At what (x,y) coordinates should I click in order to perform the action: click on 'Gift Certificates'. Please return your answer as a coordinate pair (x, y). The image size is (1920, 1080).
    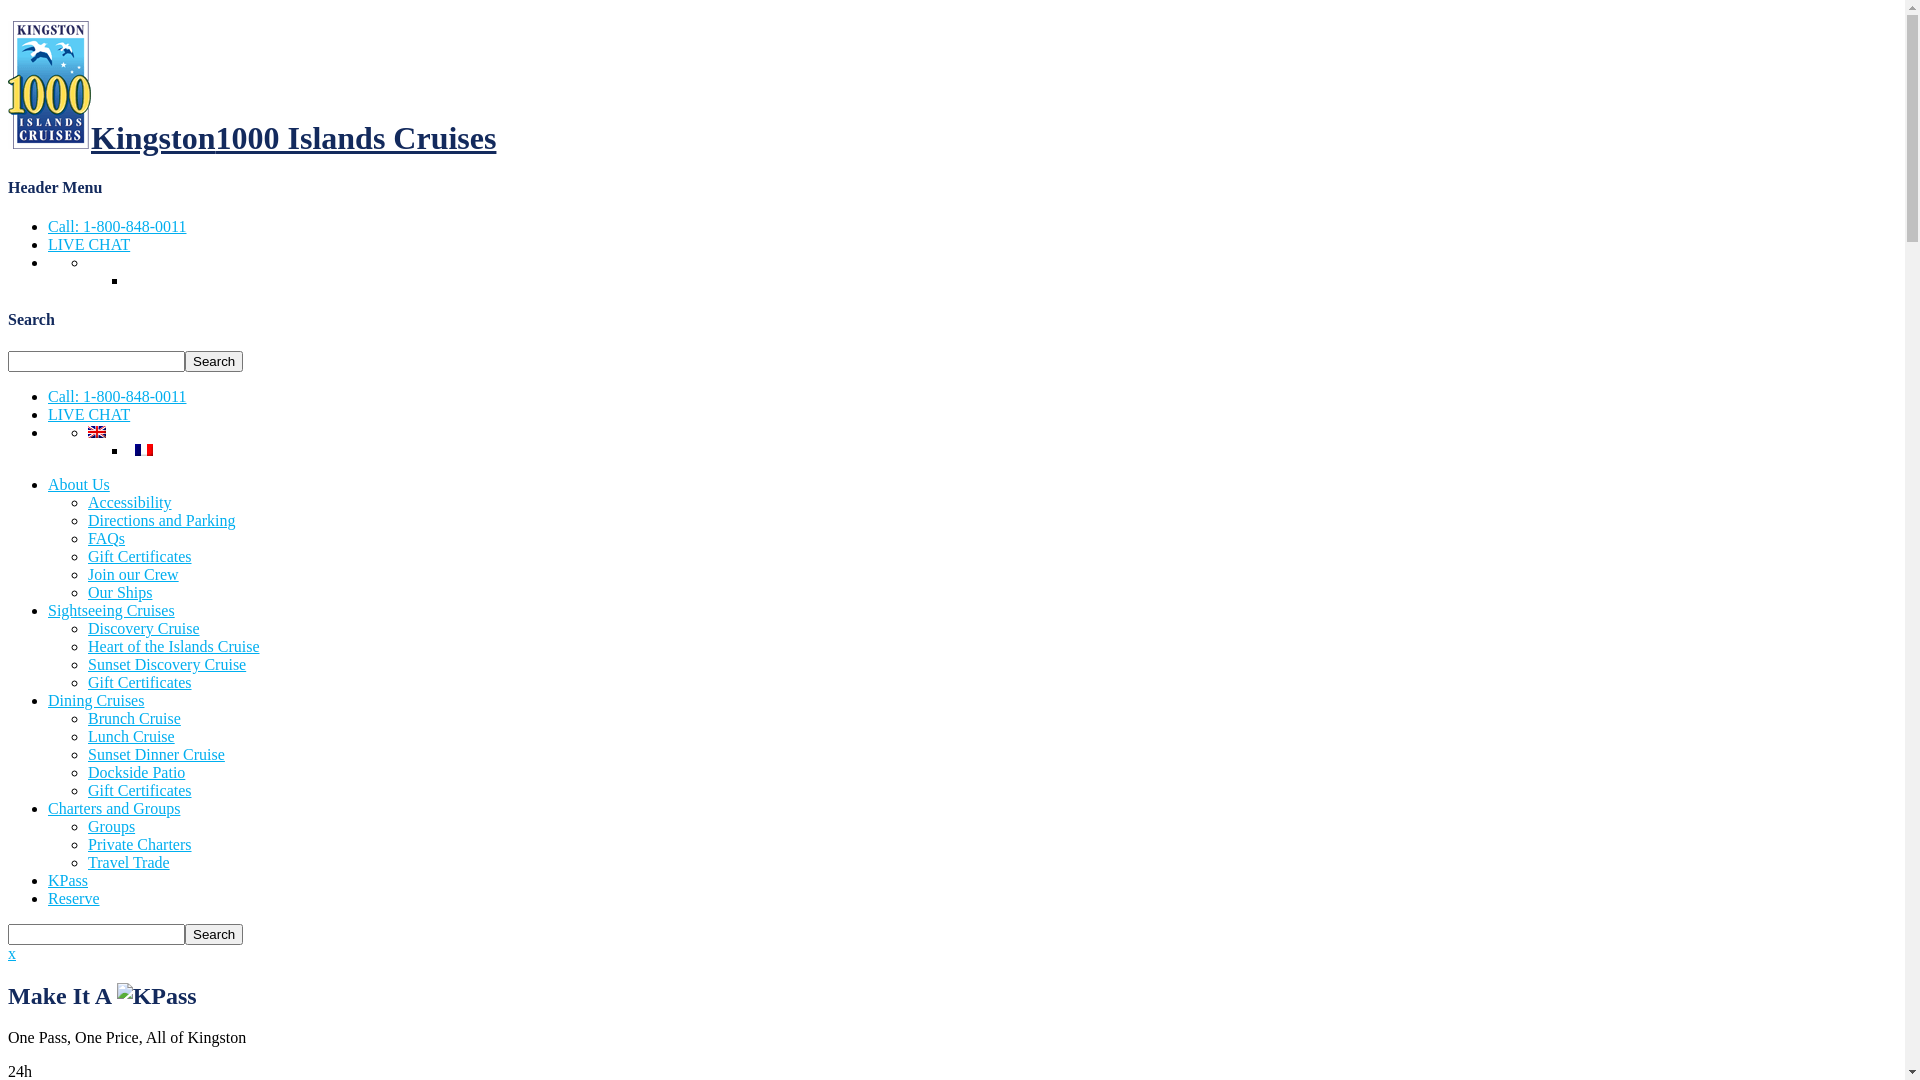
    Looking at the image, I should click on (138, 556).